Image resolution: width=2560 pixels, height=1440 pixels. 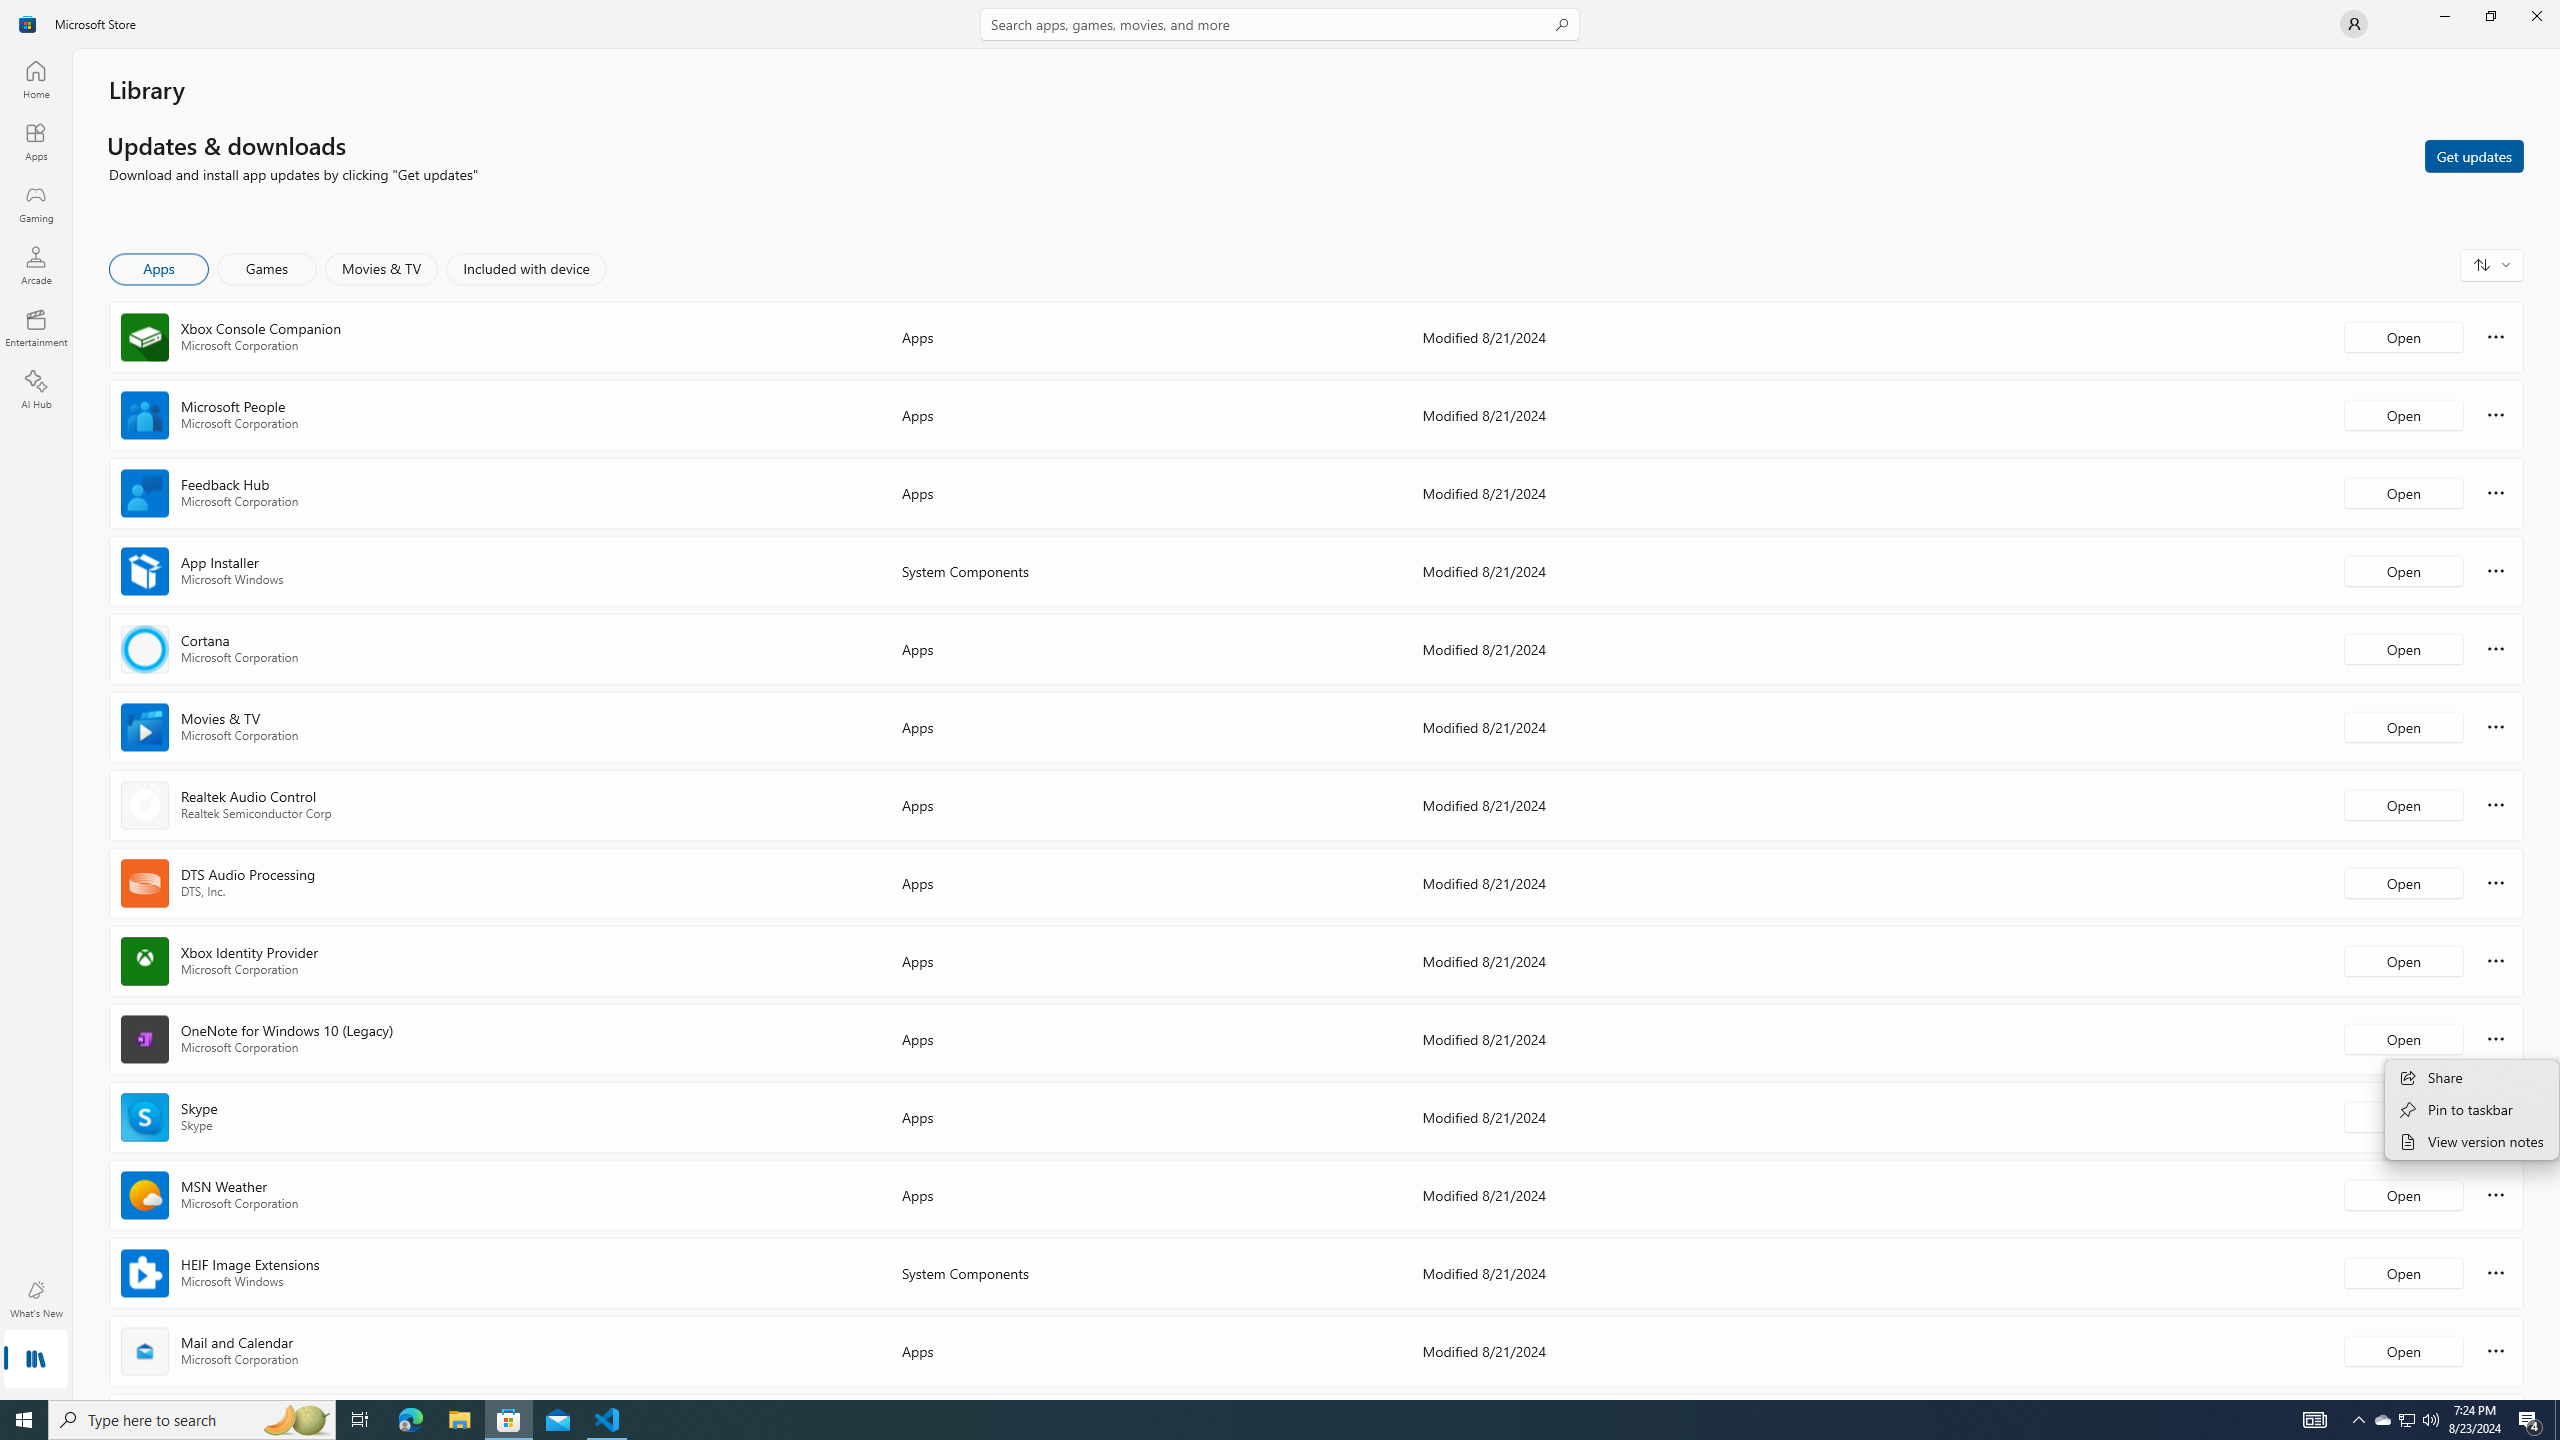 What do you see at coordinates (266, 268) in the screenshot?
I see `'Games'` at bounding box center [266, 268].